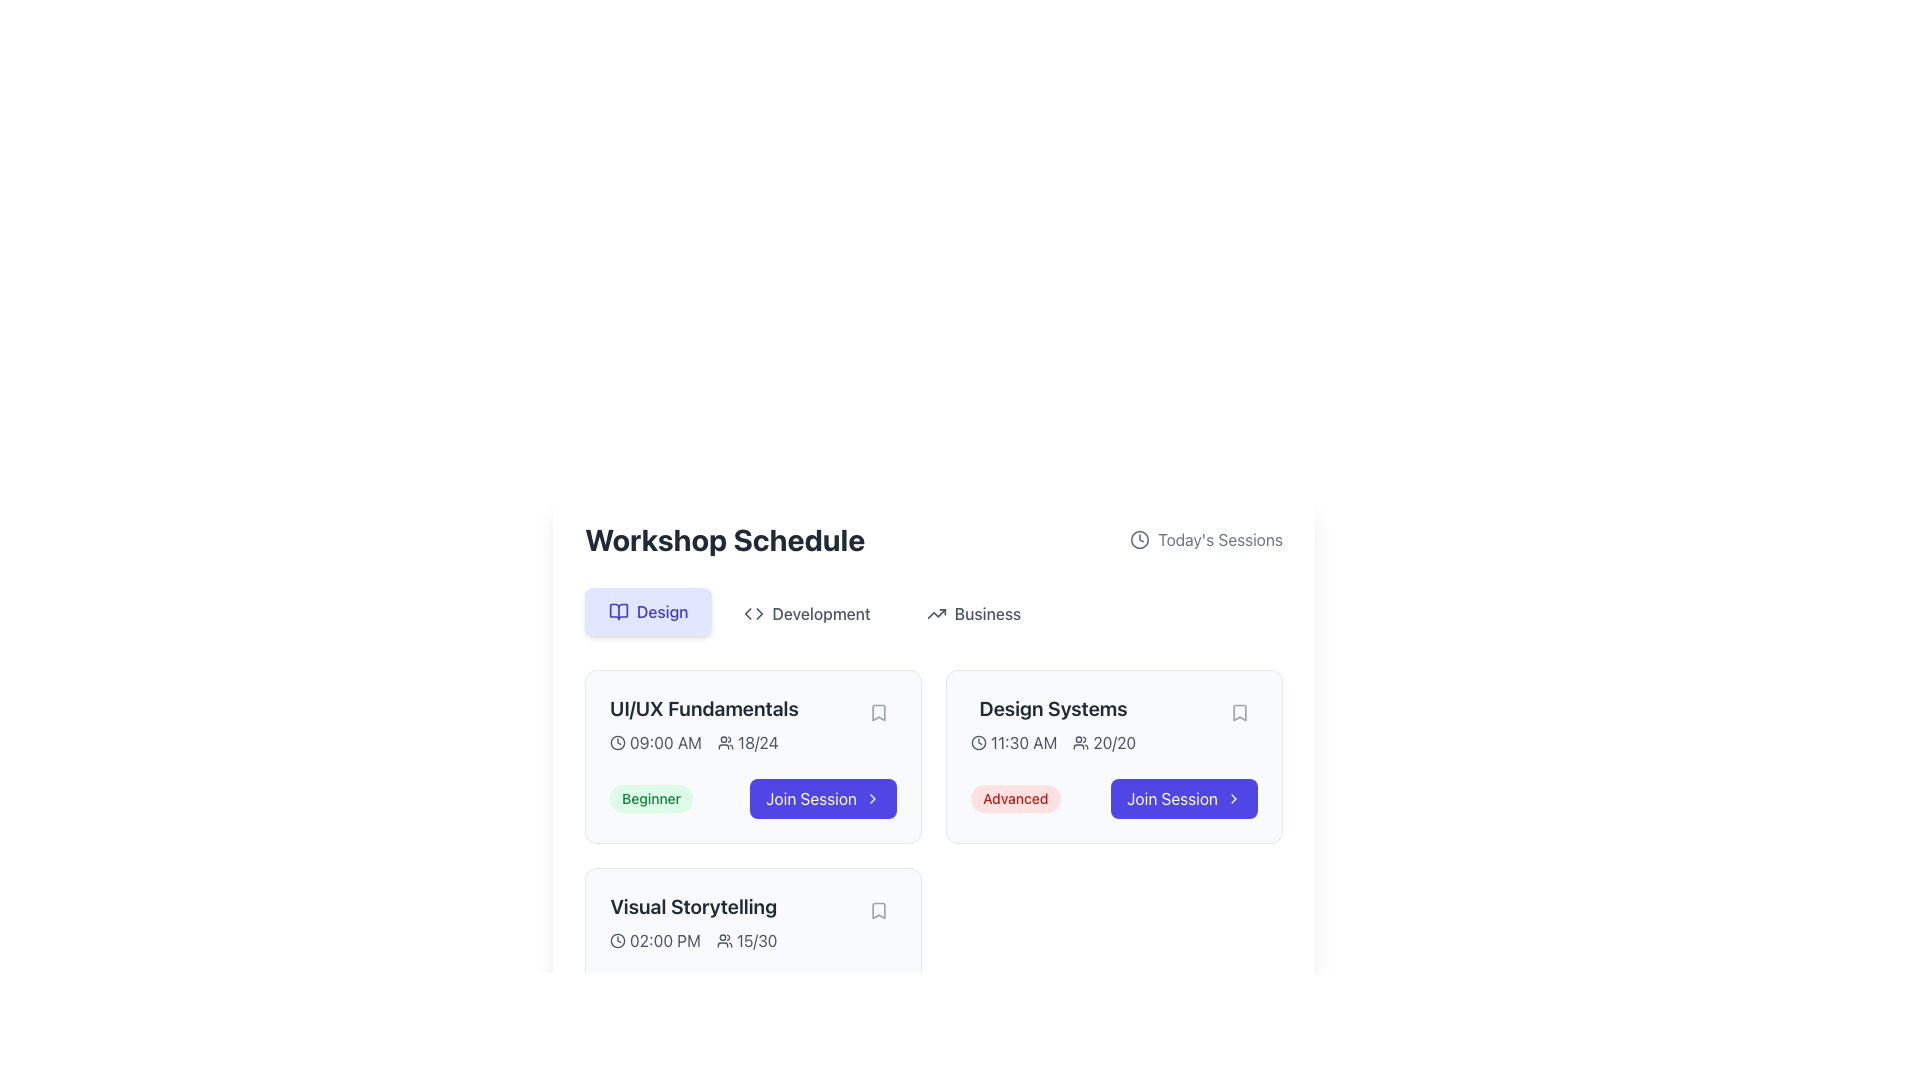 The height and width of the screenshot is (1080, 1920). Describe the element at coordinates (878, 910) in the screenshot. I see `the Icon button located in the bottom-right corner of the 'Visual Storytelling' workshop card` at that location.